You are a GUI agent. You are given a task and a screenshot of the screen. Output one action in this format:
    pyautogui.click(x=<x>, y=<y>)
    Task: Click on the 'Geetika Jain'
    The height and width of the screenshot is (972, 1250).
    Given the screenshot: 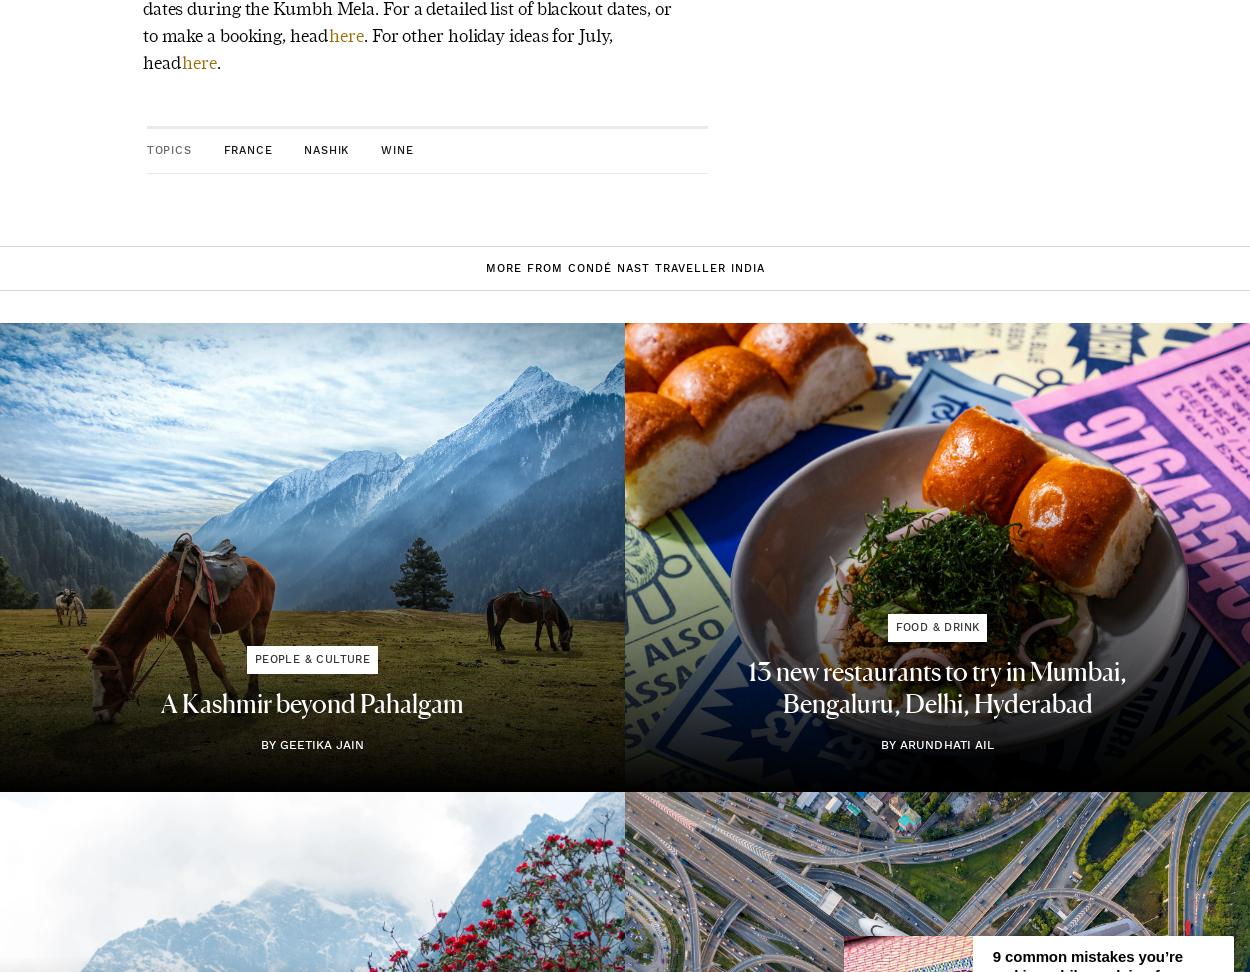 What is the action you would take?
    pyautogui.click(x=320, y=743)
    